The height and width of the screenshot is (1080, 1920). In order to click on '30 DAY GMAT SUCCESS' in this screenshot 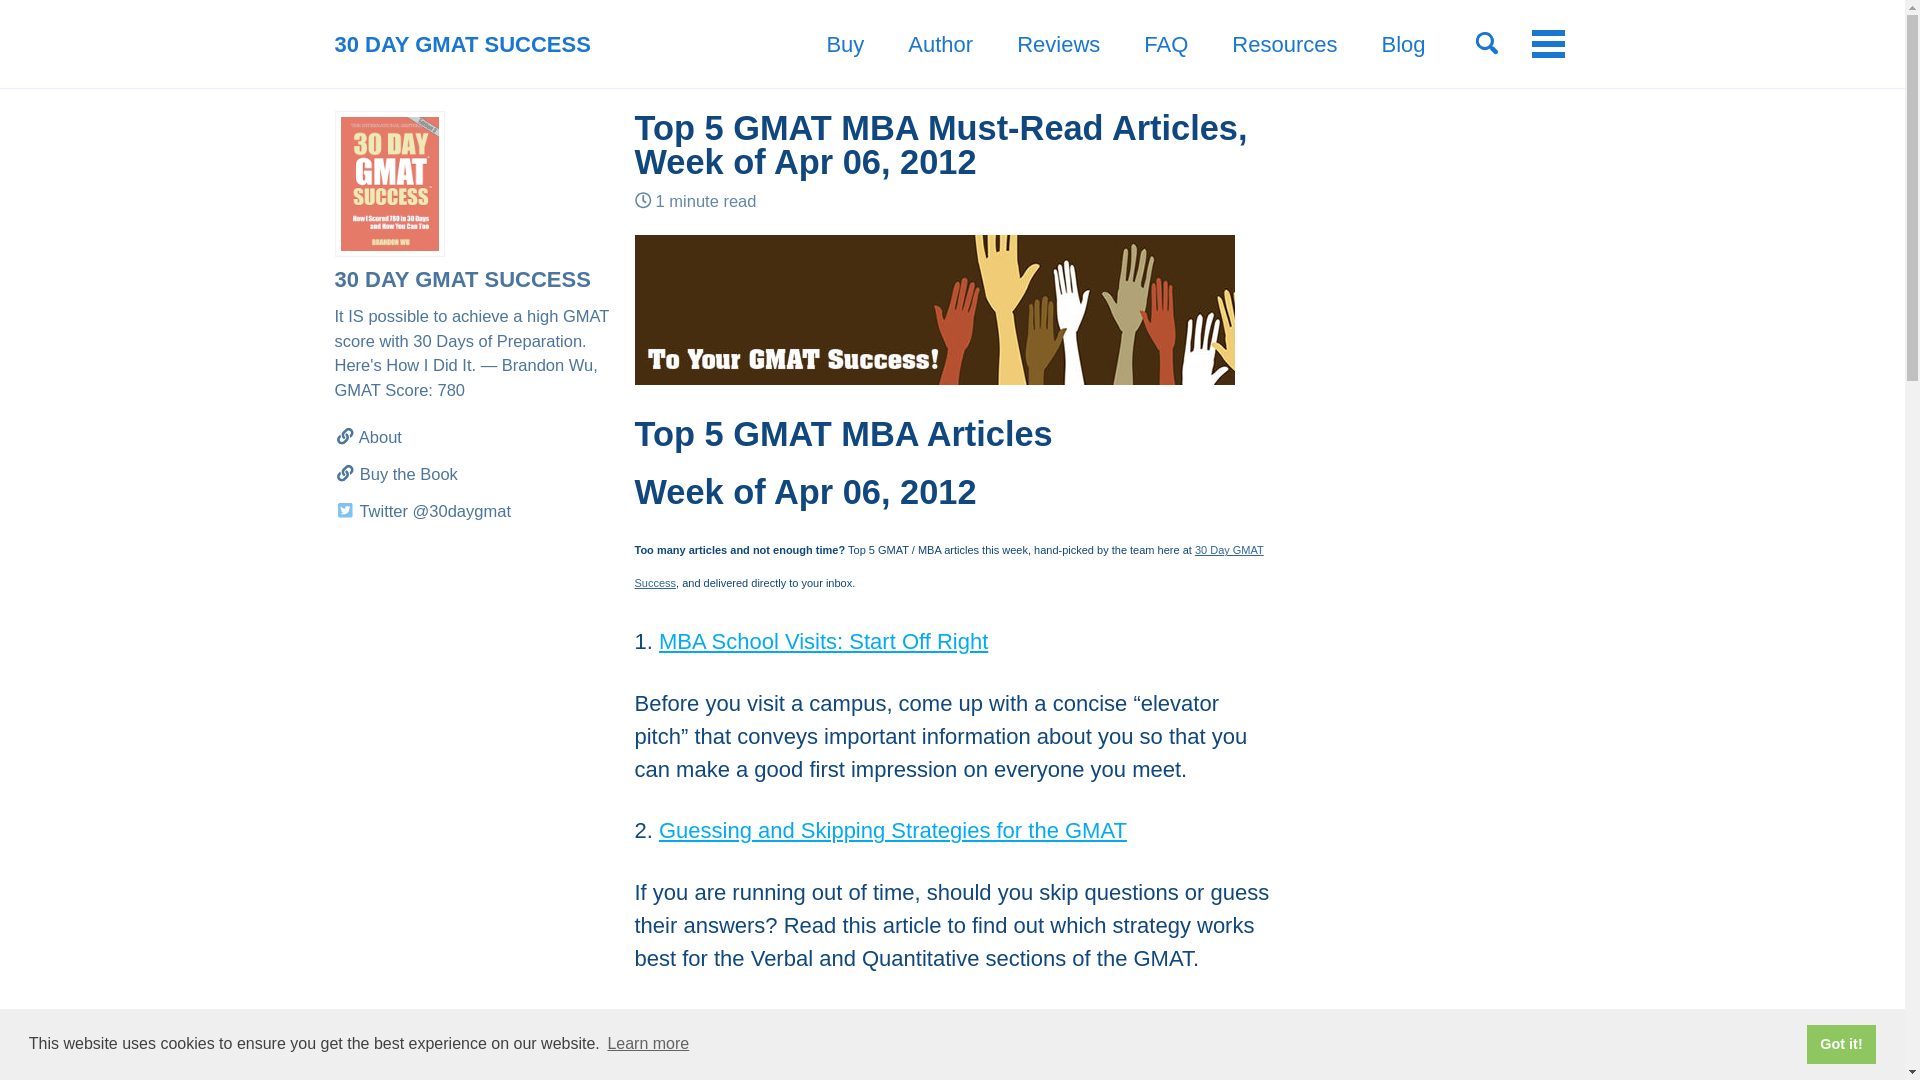, I will do `click(460, 44)`.